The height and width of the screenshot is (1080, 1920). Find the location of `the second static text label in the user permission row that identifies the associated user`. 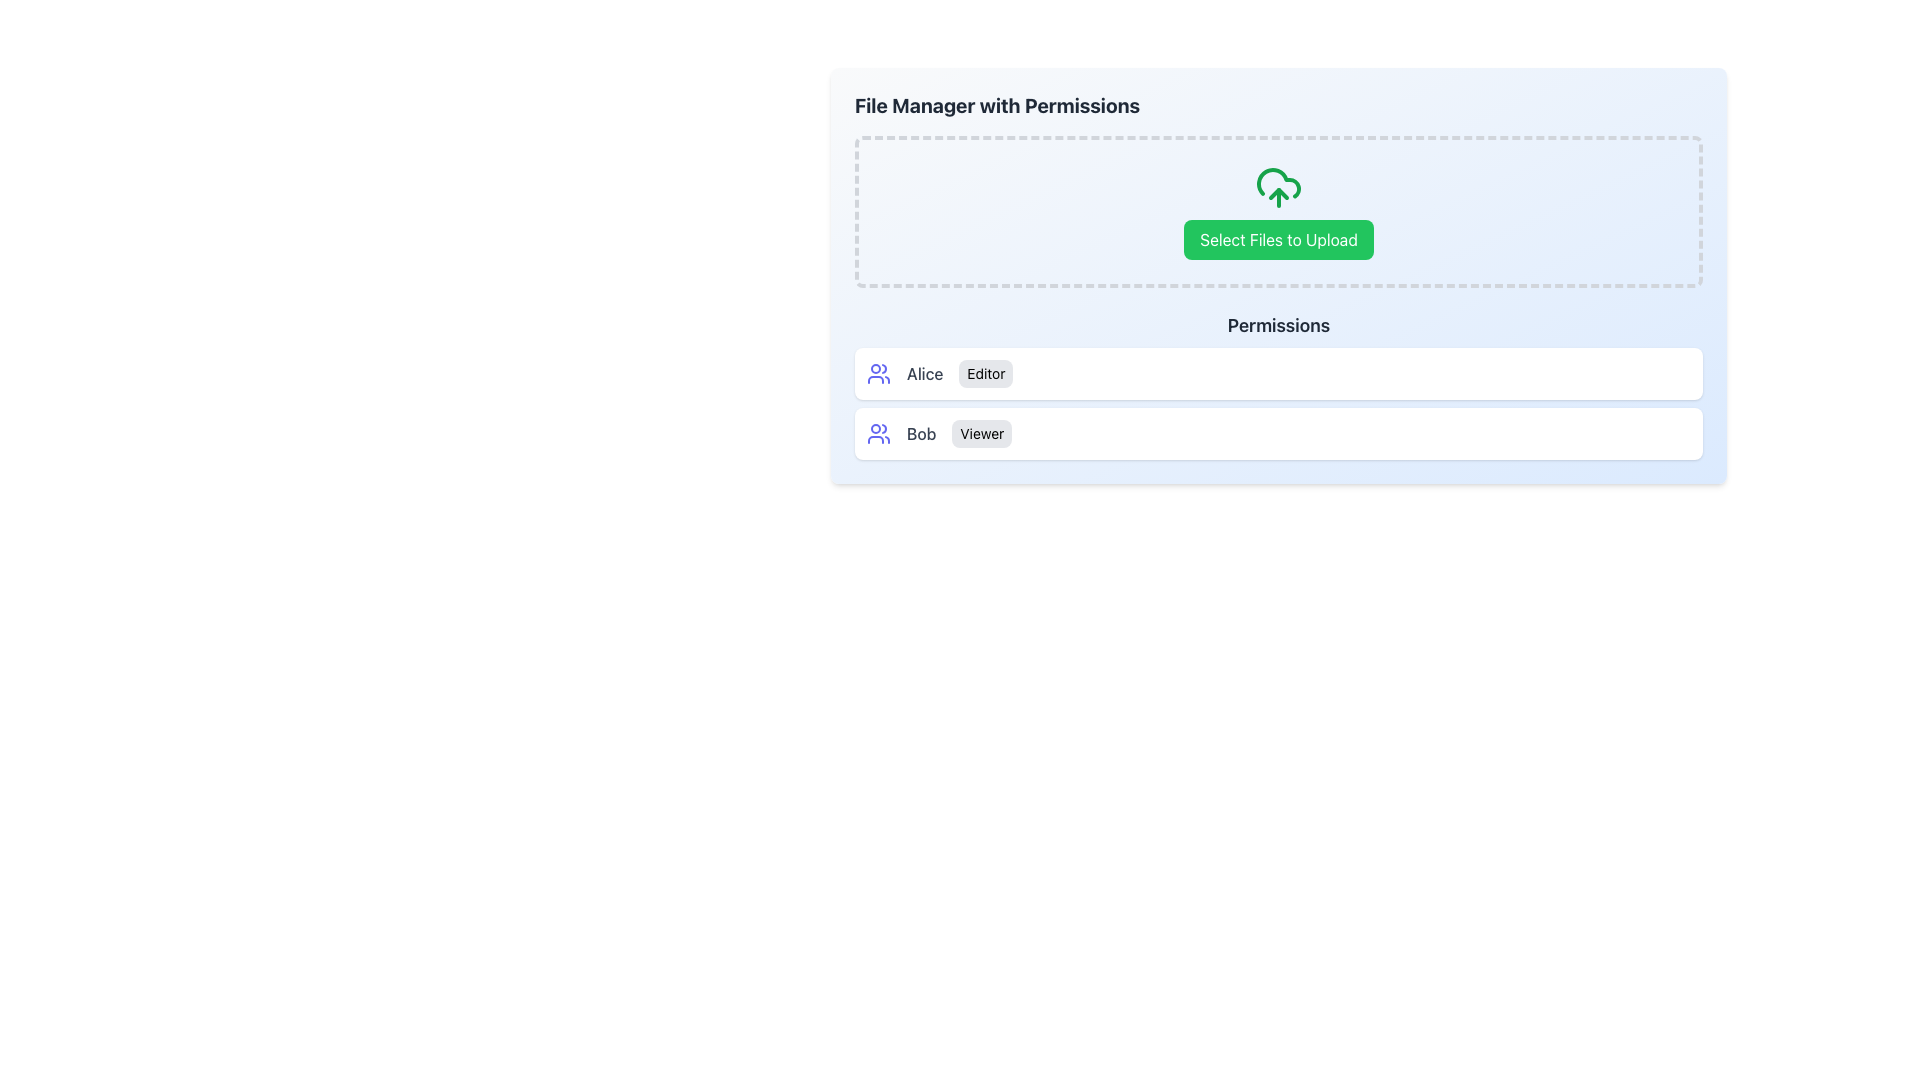

the second static text label in the user permission row that identifies the associated user is located at coordinates (920, 433).